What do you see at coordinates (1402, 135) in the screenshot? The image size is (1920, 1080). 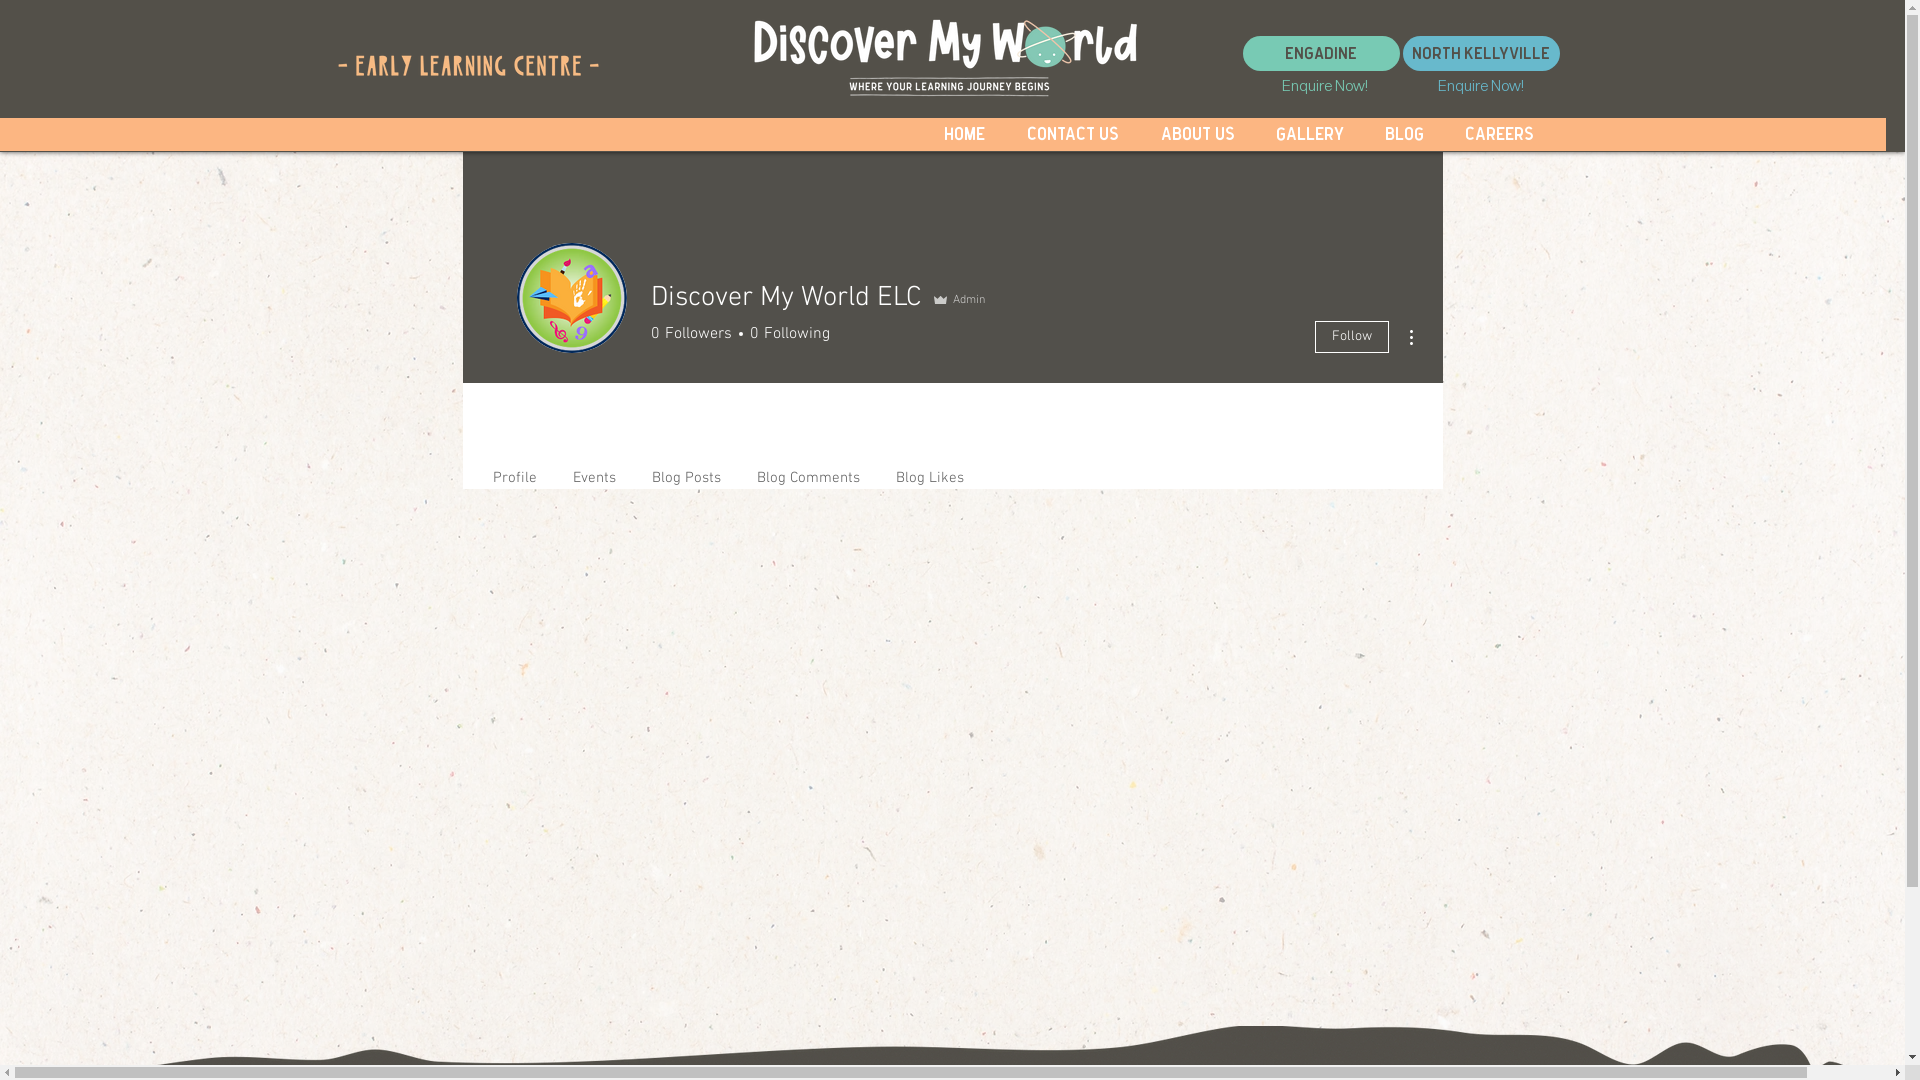 I see `'Blog'` at bounding box center [1402, 135].